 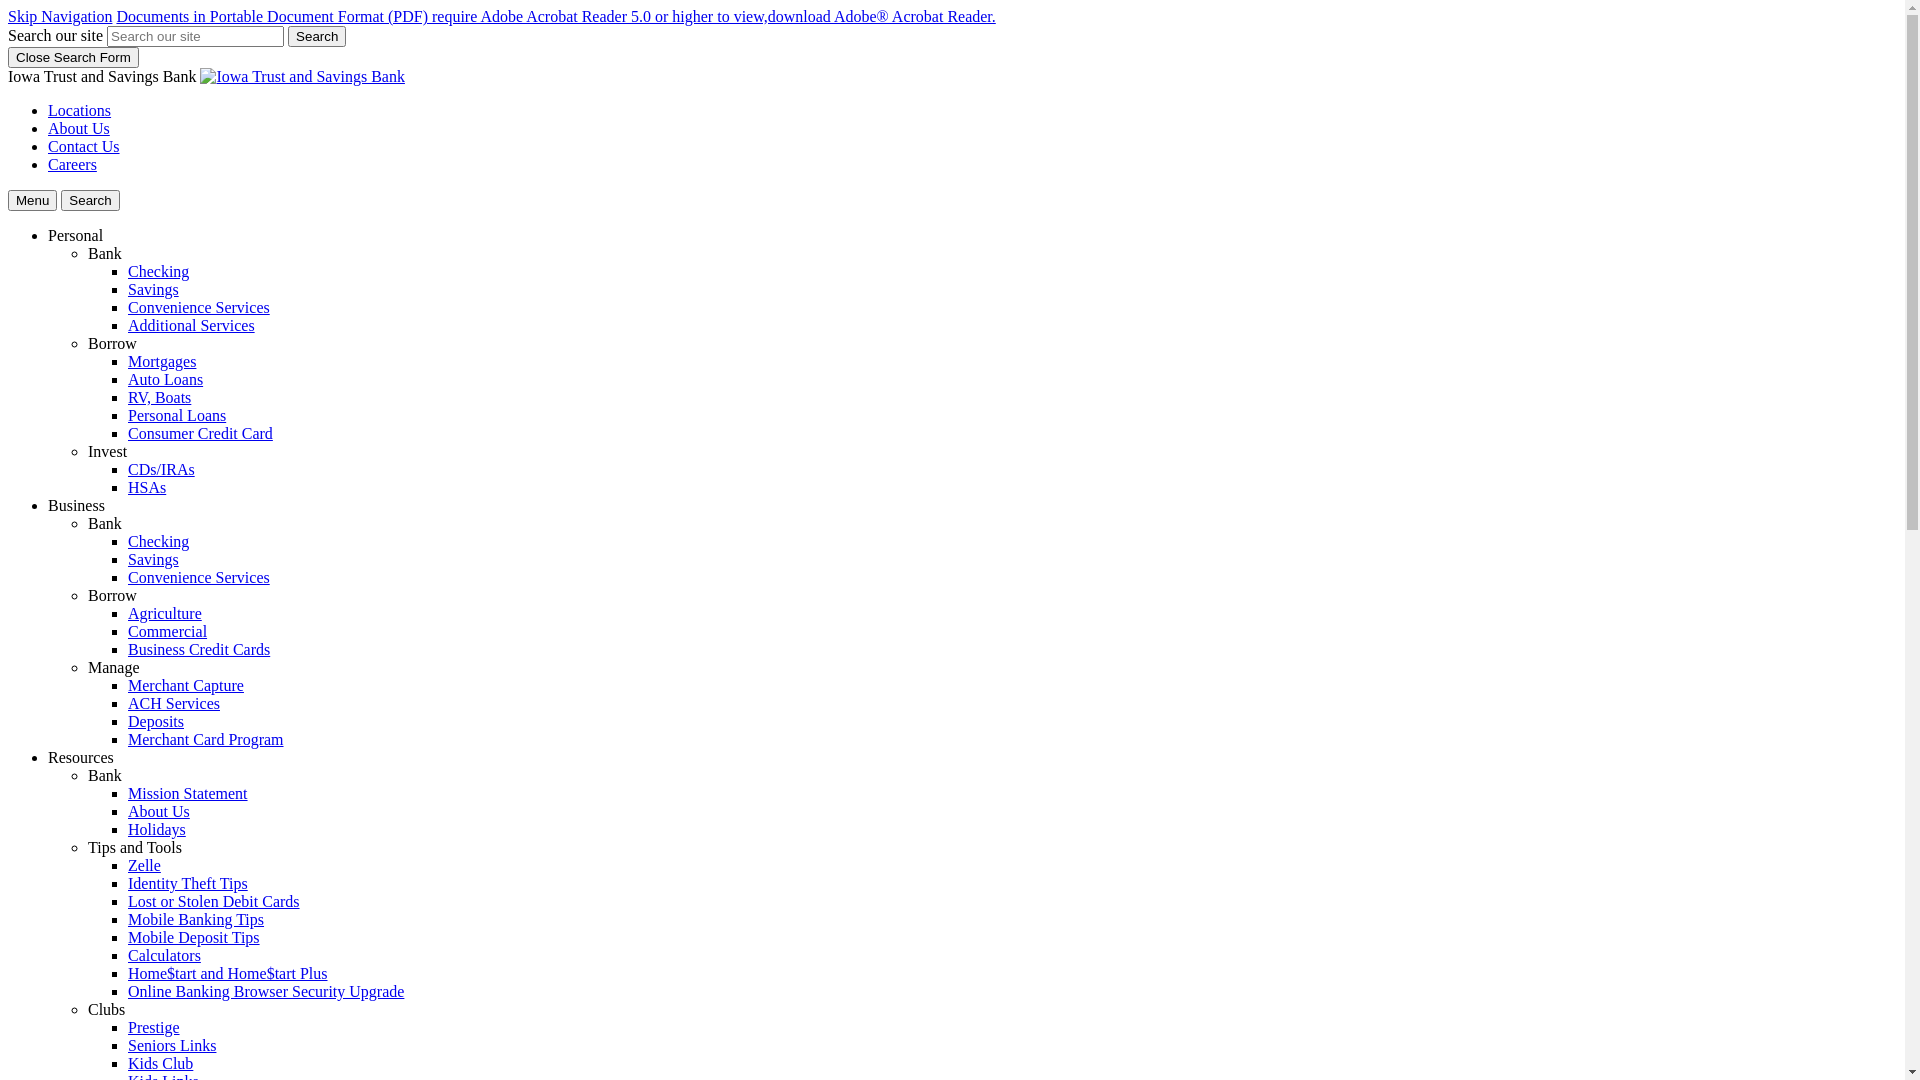 I want to click on 'Iowa Trust and Savings Bank, Centerville, IA', so click(x=301, y=75).